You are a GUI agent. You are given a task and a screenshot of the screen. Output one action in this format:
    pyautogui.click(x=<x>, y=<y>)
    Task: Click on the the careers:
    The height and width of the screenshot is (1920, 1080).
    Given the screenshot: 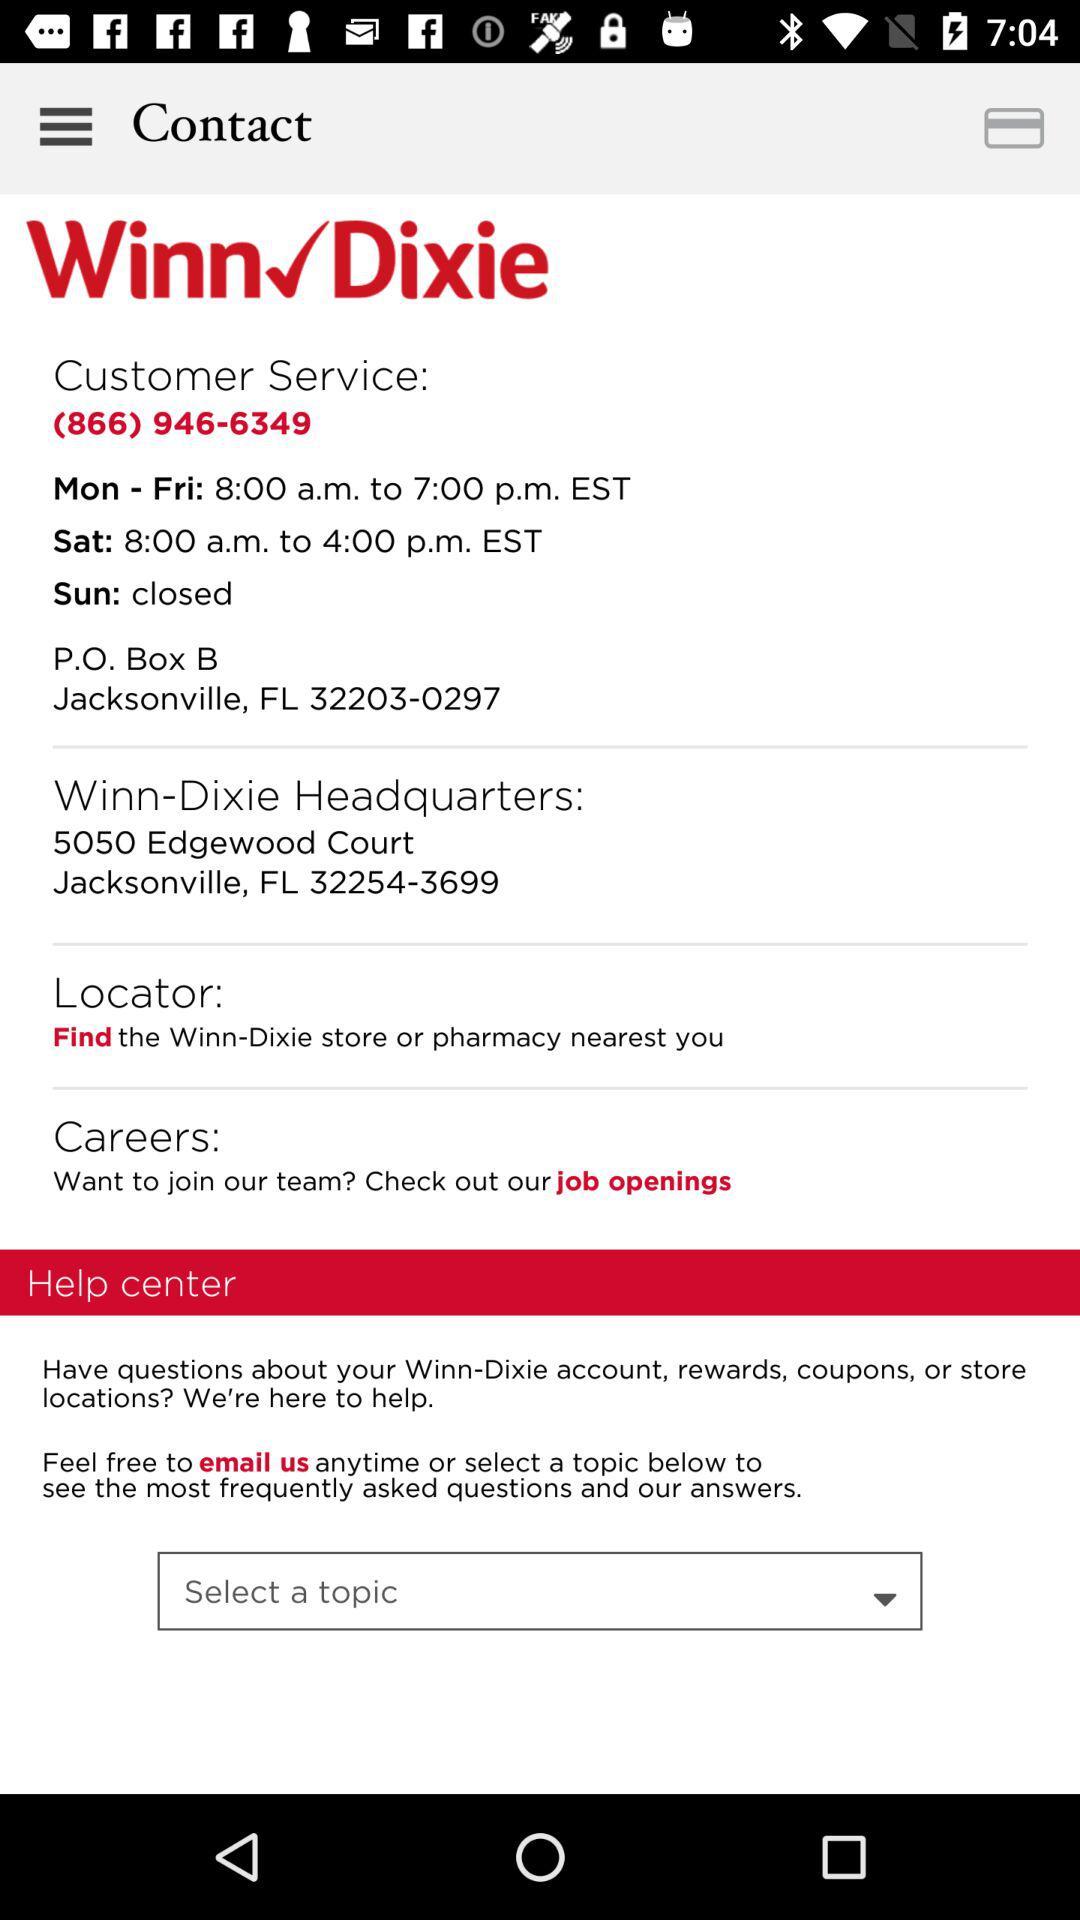 What is the action you would take?
    pyautogui.click(x=135, y=1135)
    